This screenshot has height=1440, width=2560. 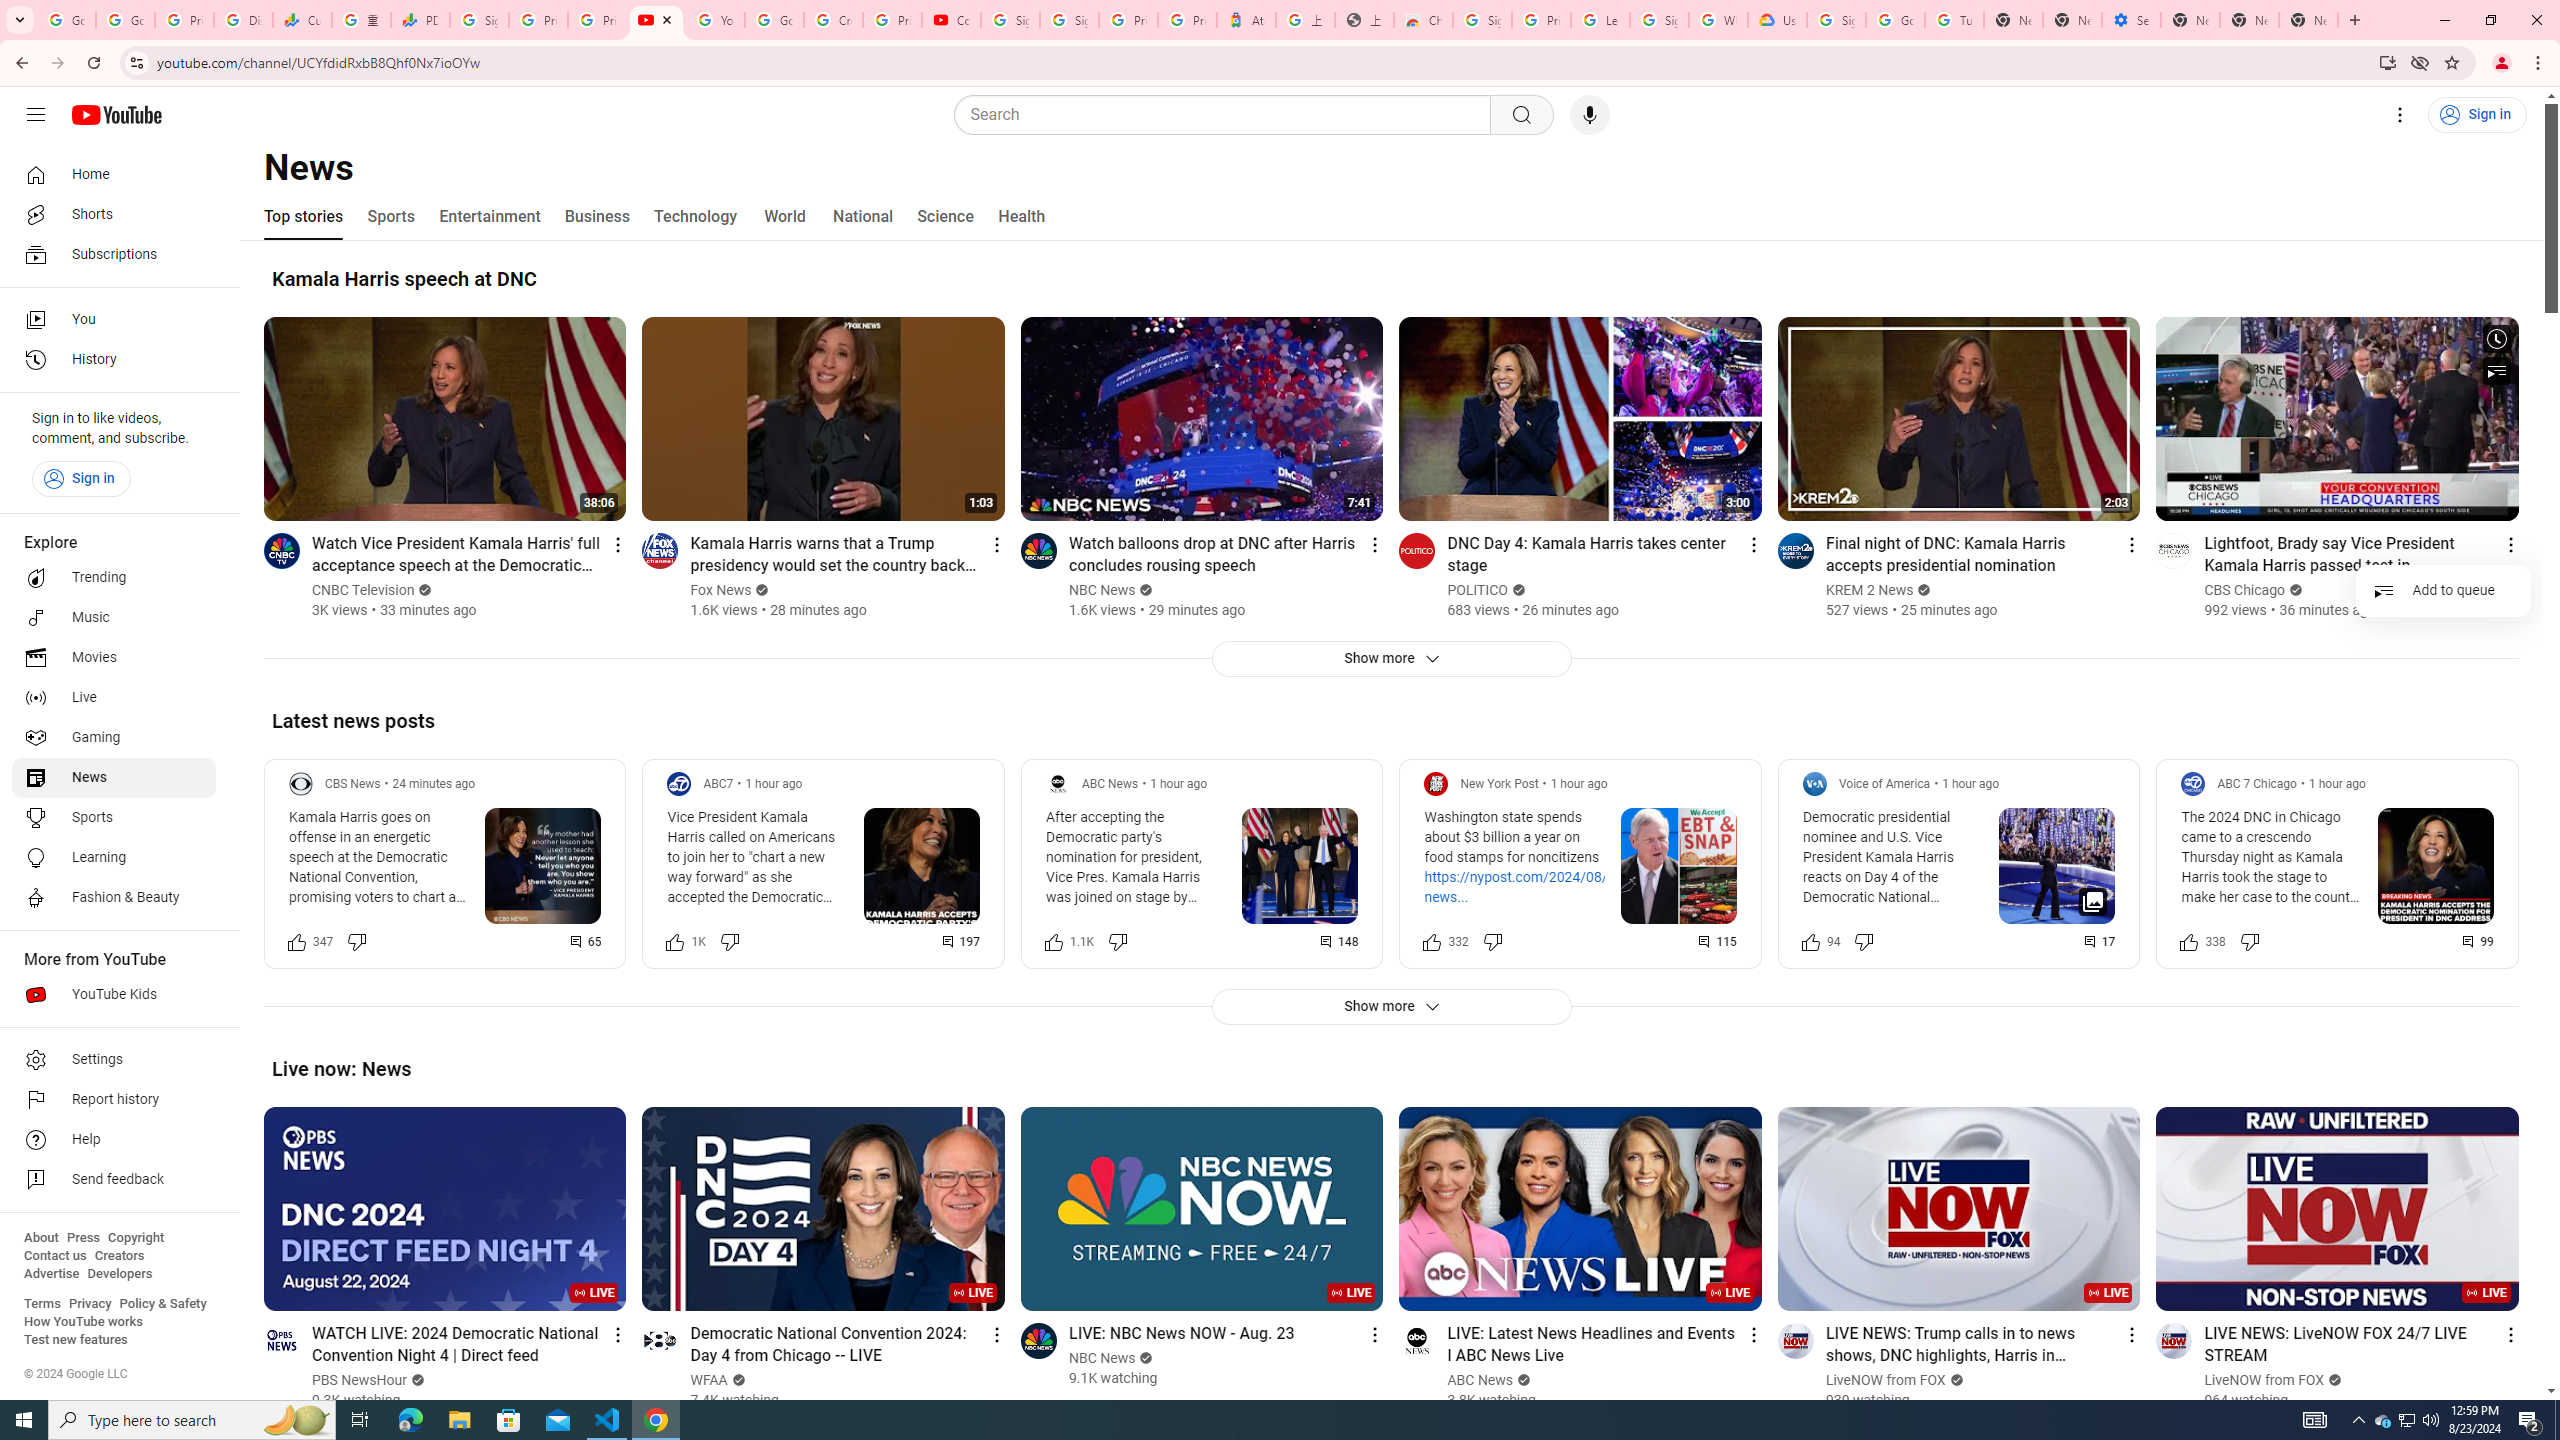 I want to click on 'Search with your voice', so click(x=1589, y=114).